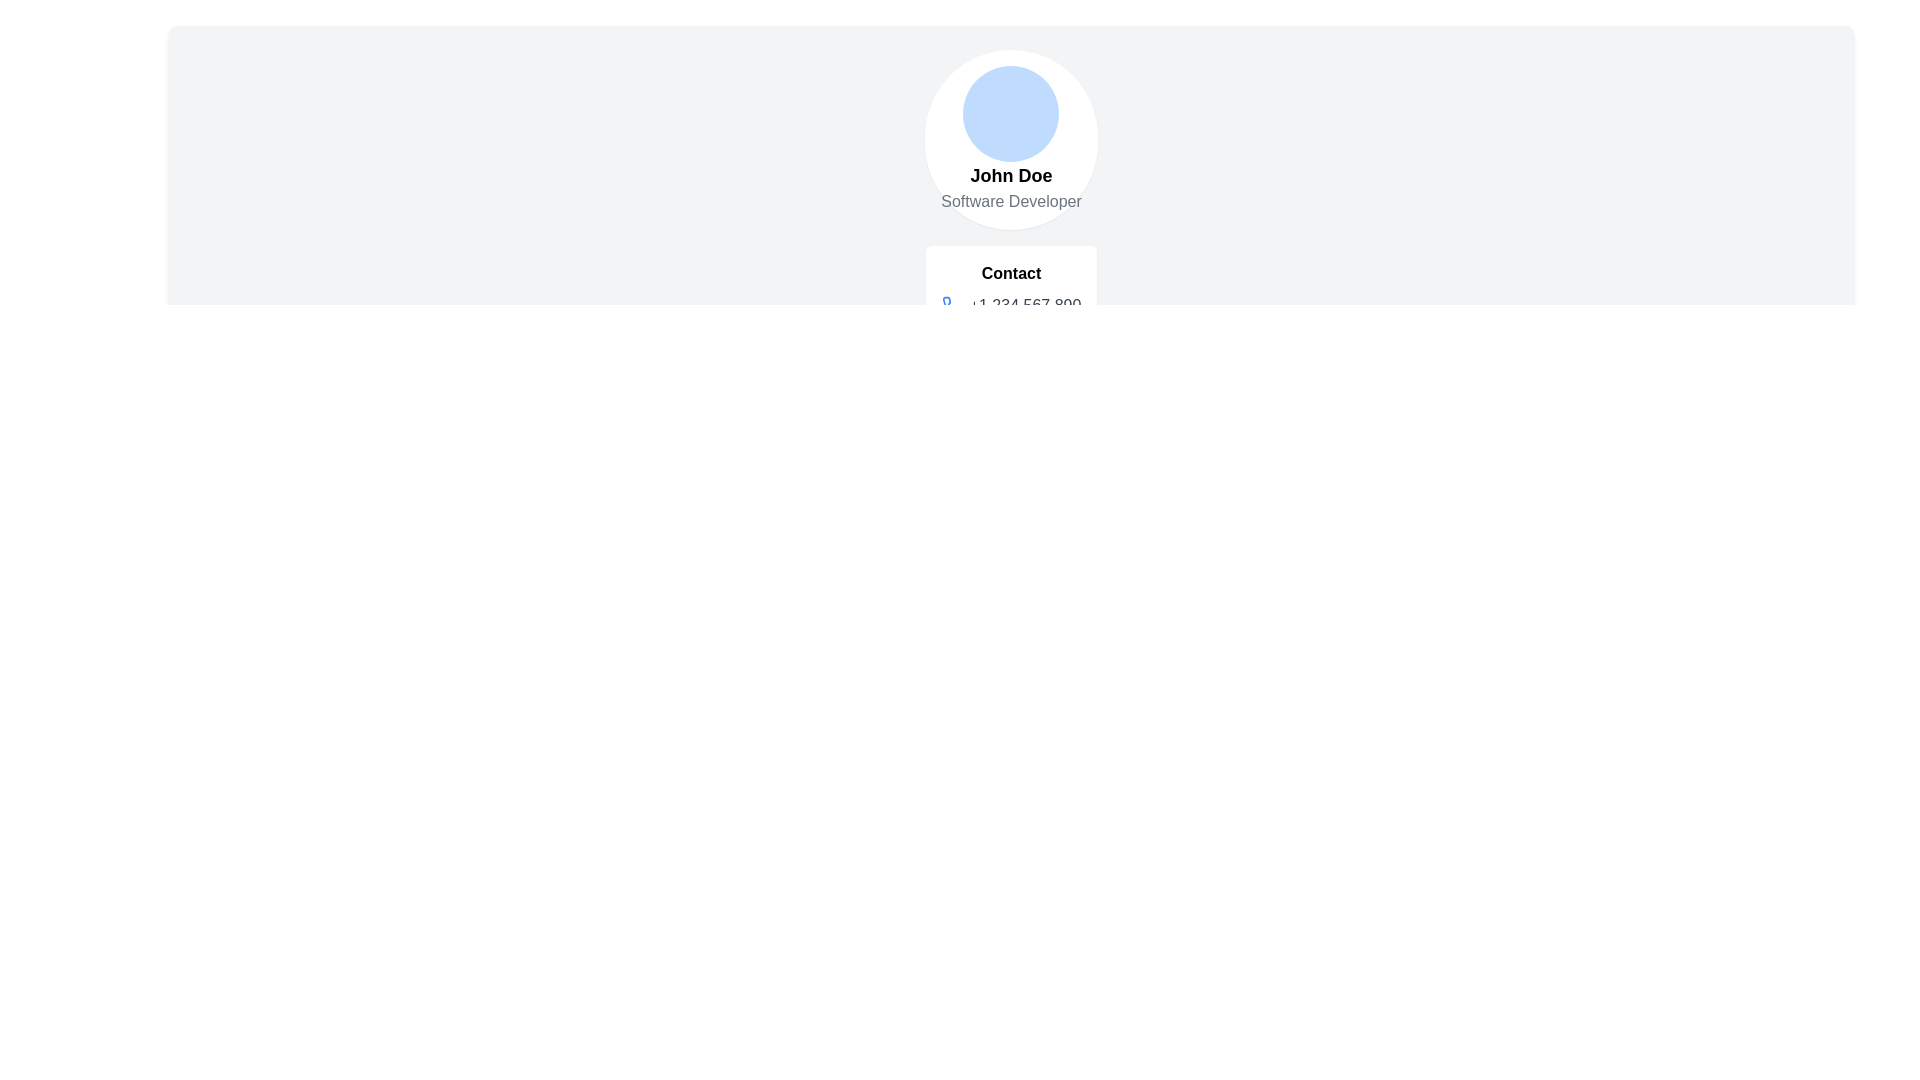 The height and width of the screenshot is (1080, 1920). I want to click on the static text element displaying the phone number '+1 234 567 890', which is styled in gray and located below the 'Contact' heading and next to a phone icon, so click(1025, 305).